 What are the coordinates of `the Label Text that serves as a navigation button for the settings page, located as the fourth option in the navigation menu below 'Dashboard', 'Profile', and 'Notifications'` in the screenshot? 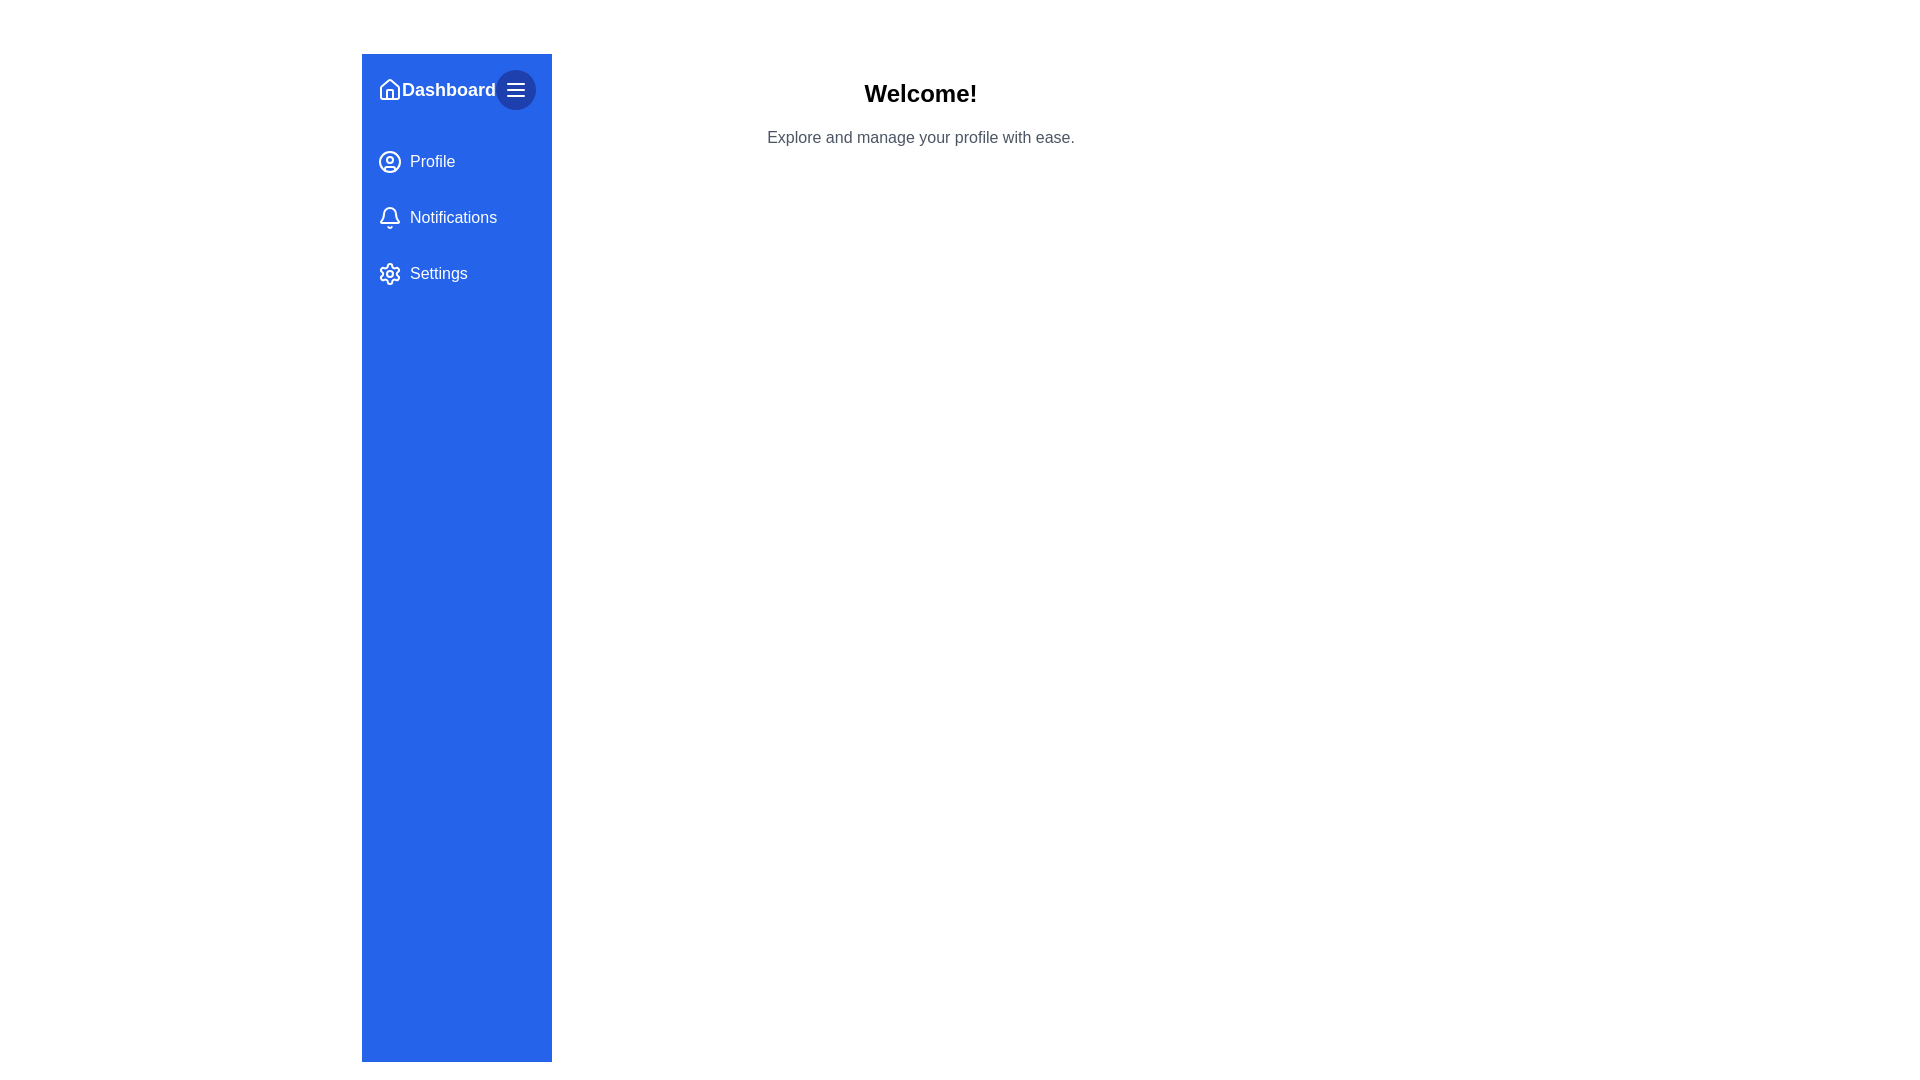 It's located at (437, 273).